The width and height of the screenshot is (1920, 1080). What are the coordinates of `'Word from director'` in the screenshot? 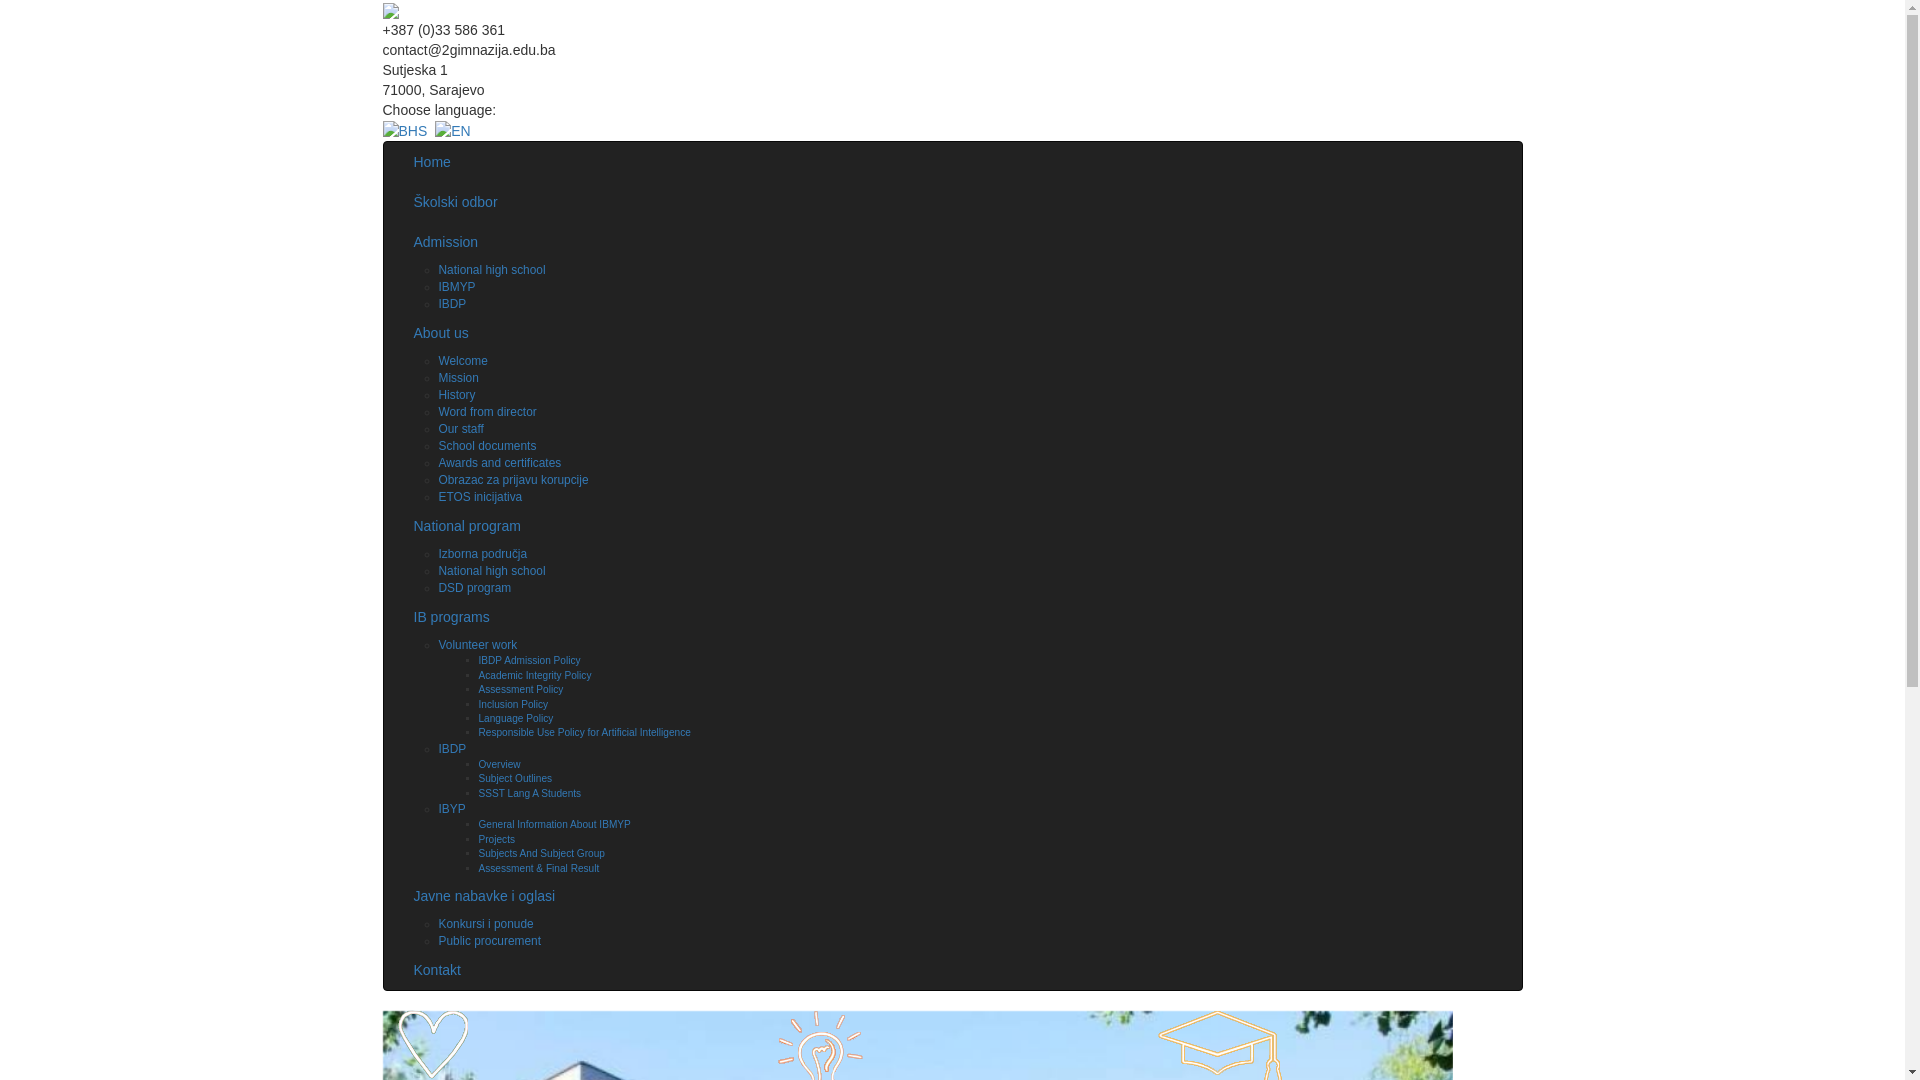 It's located at (486, 411).